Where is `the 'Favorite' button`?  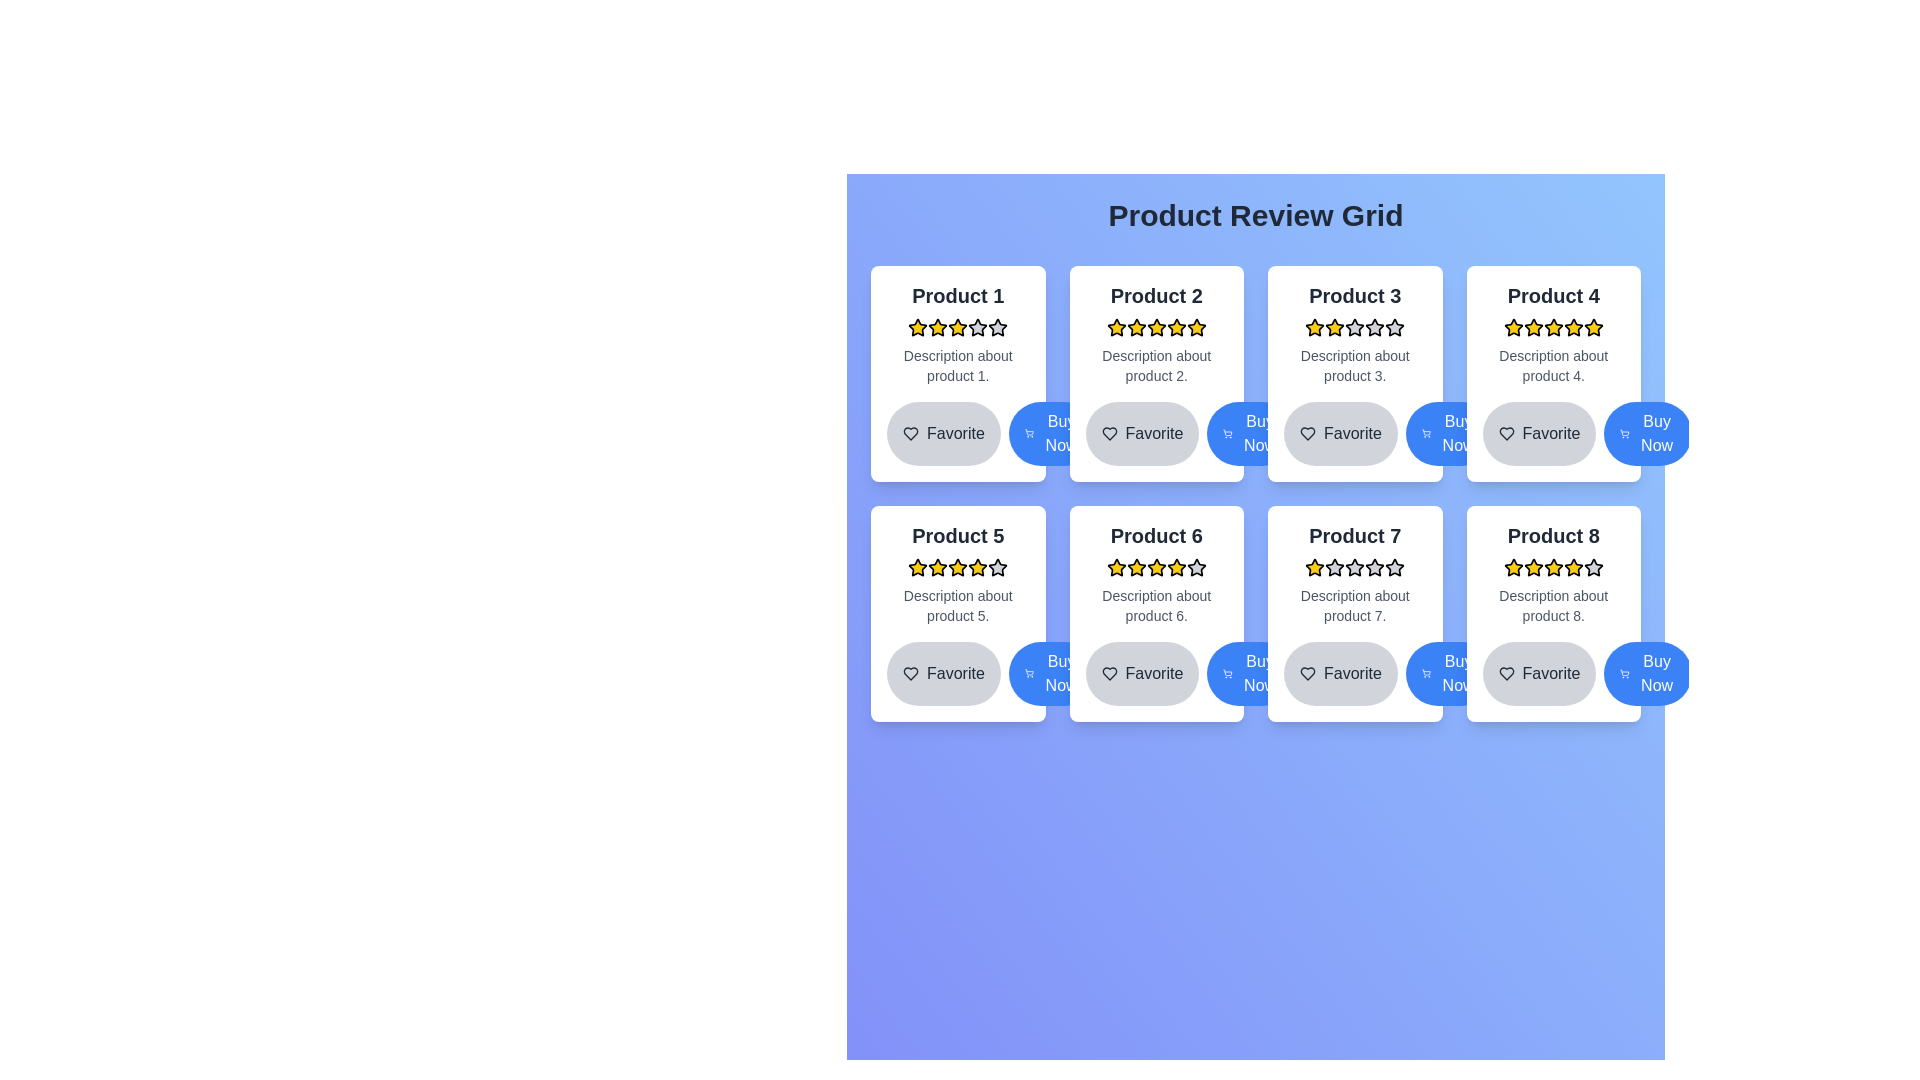
the 'Favorite' button is located at coordinates (942, 674).